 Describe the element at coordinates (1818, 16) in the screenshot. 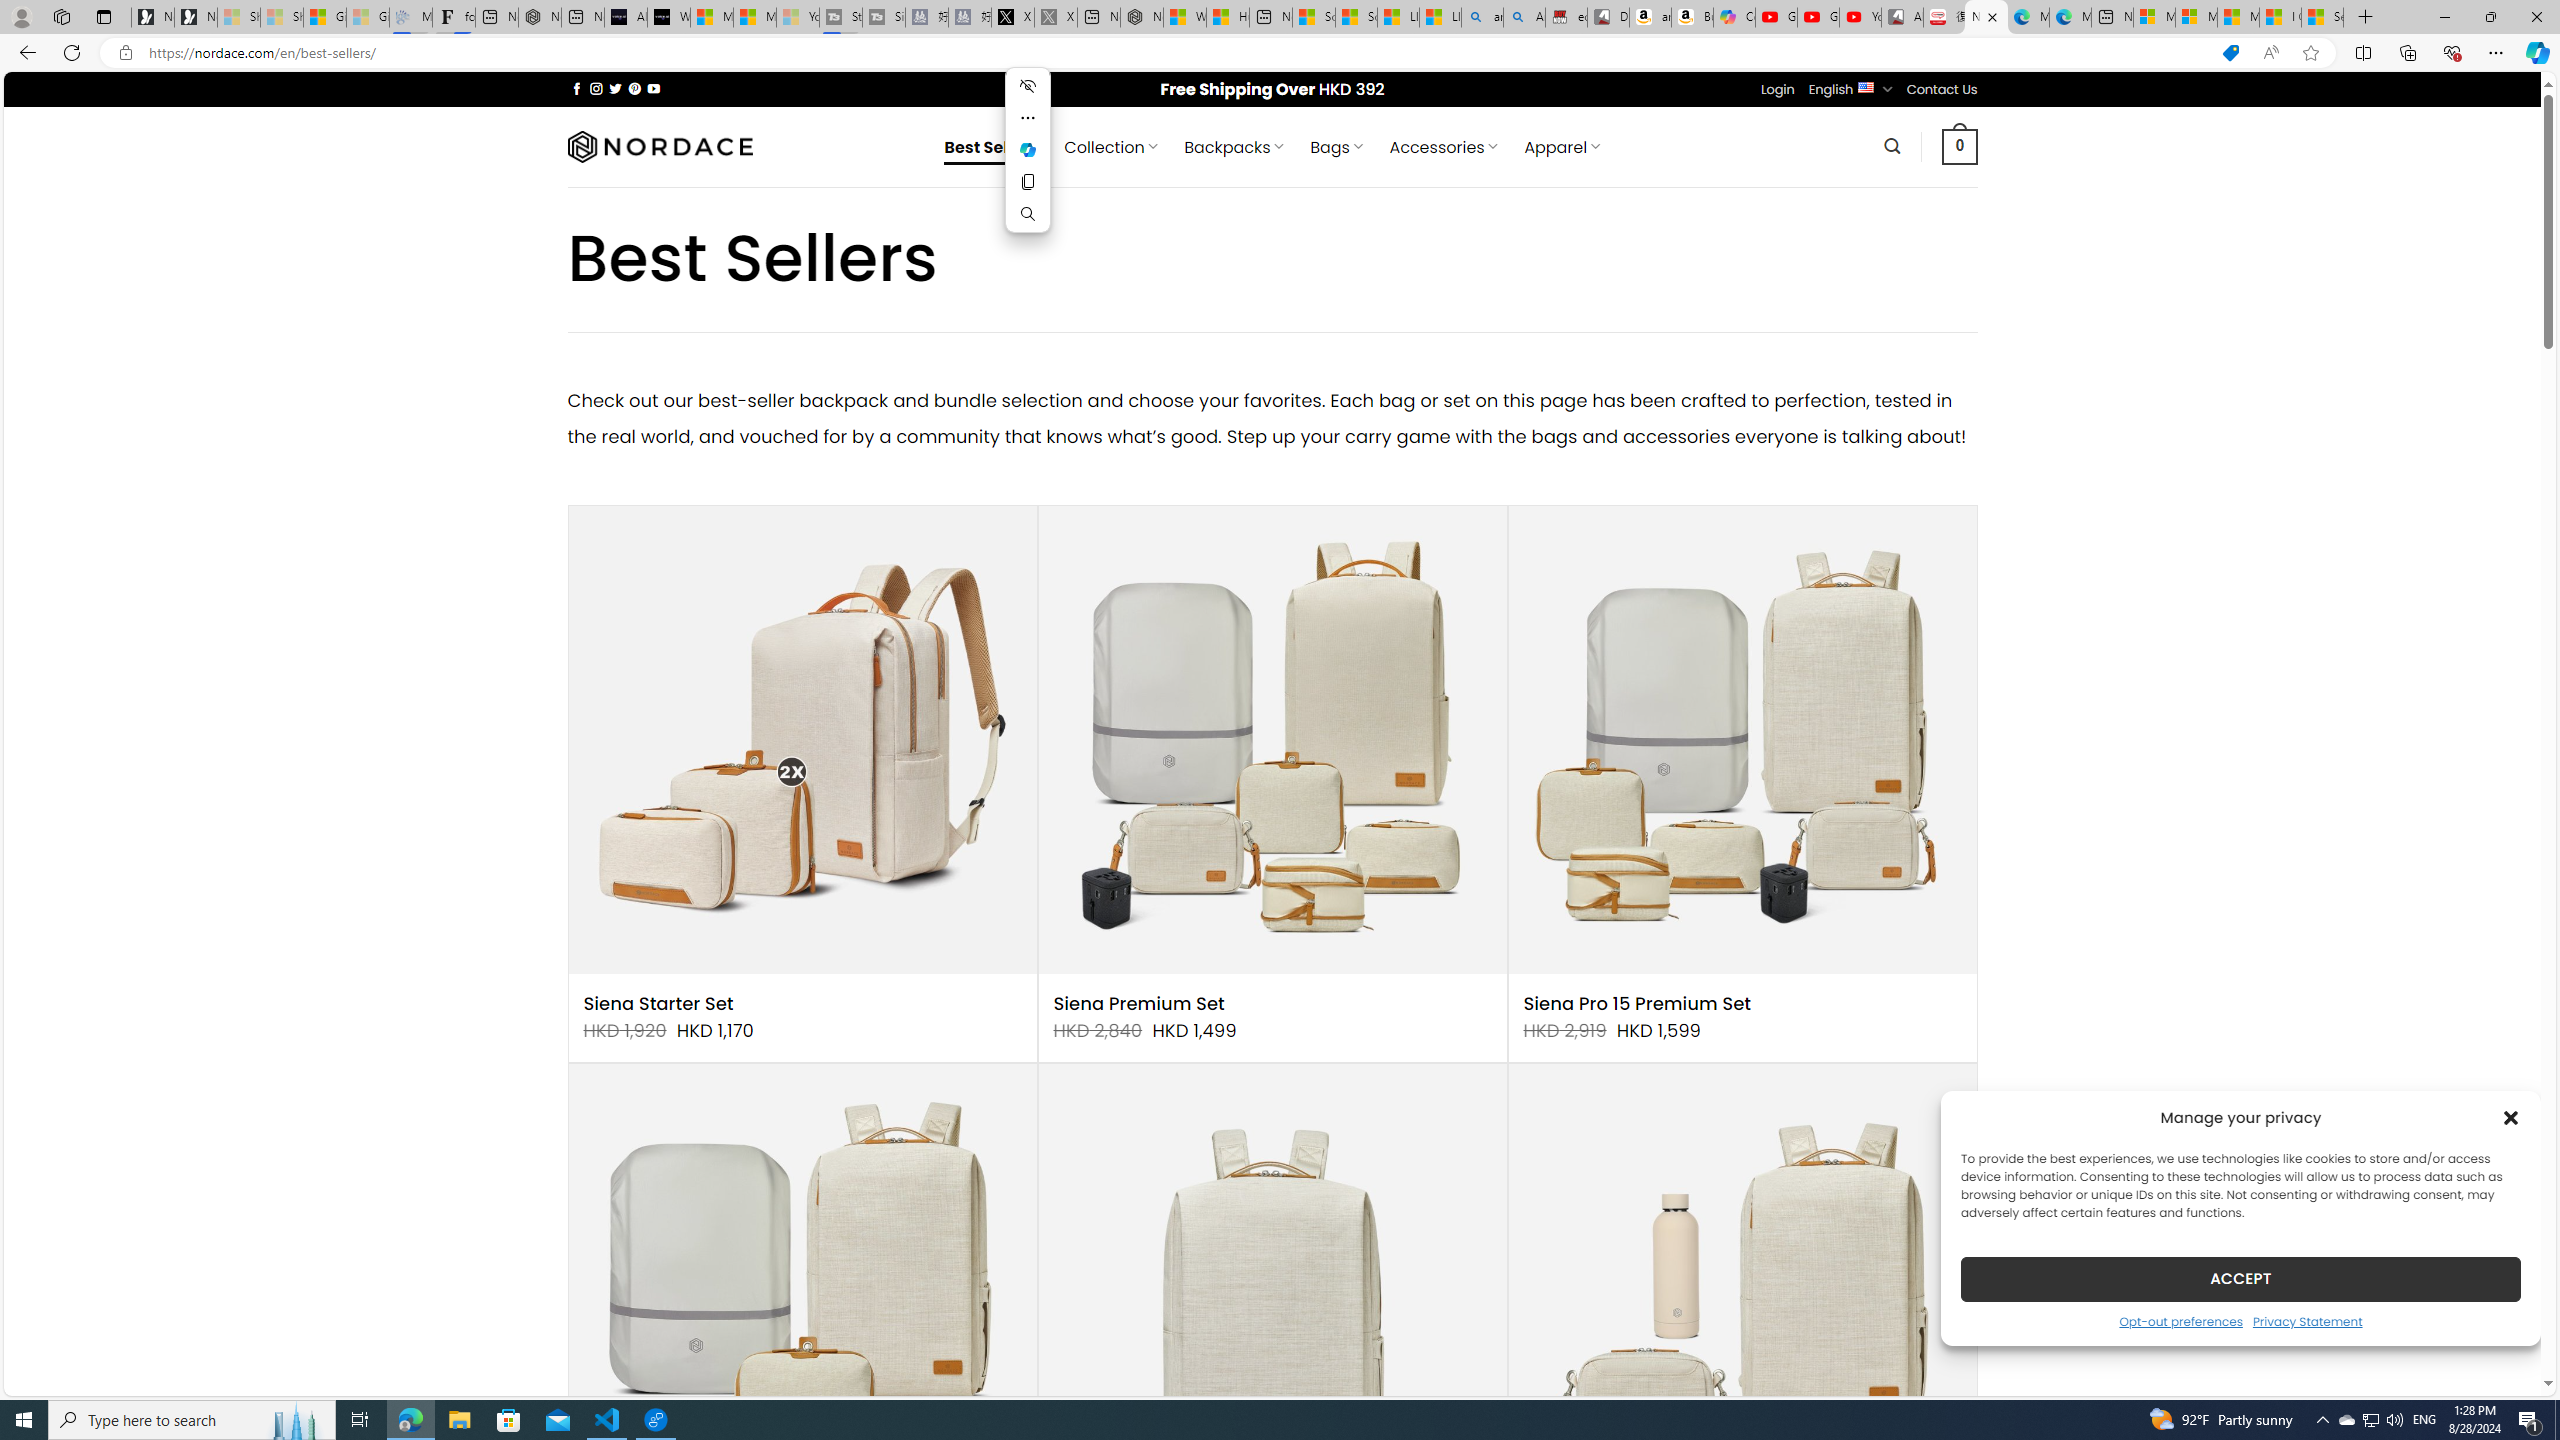

I see `'Gloom - YouTube'` at that location.